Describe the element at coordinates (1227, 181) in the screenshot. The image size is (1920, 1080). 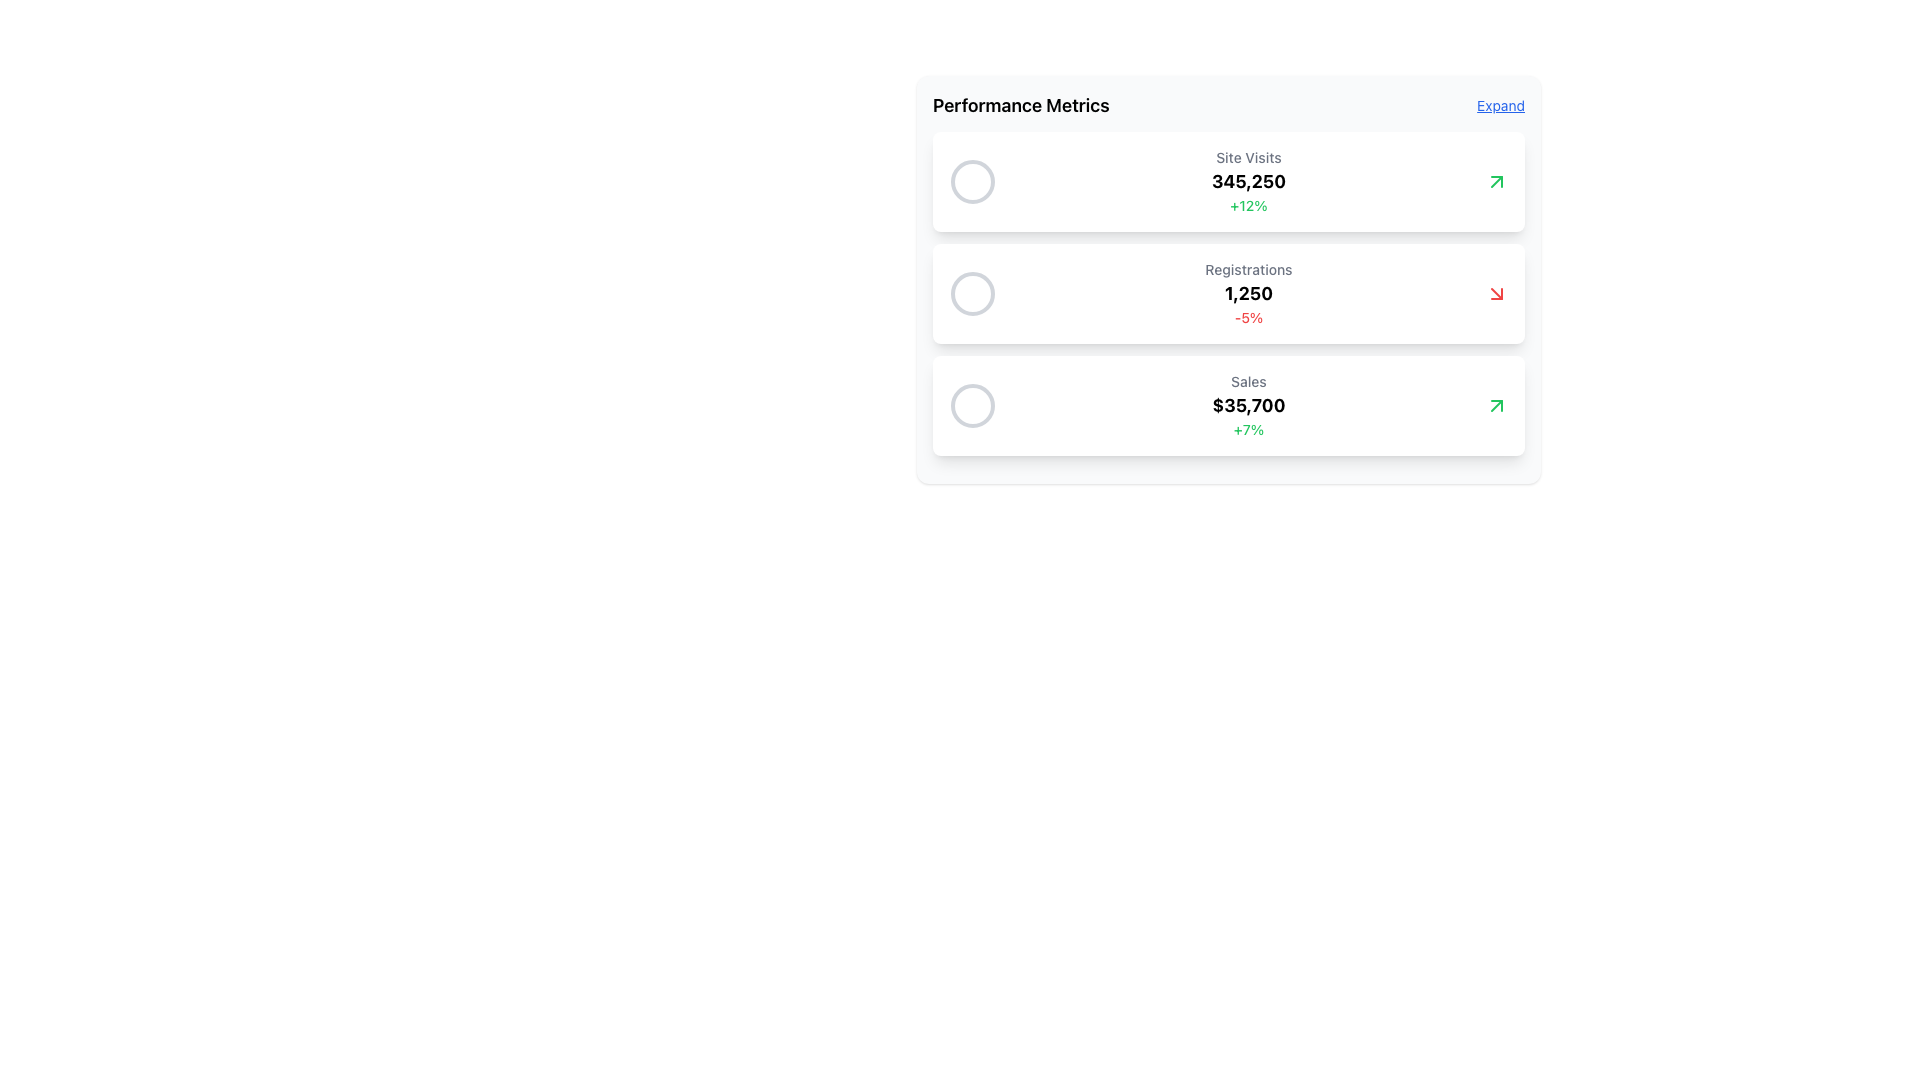
I see `the informational card displaying 'Site Visits' with metrics '345,250' and '+12%' in the Performance Metrics section` at that location.